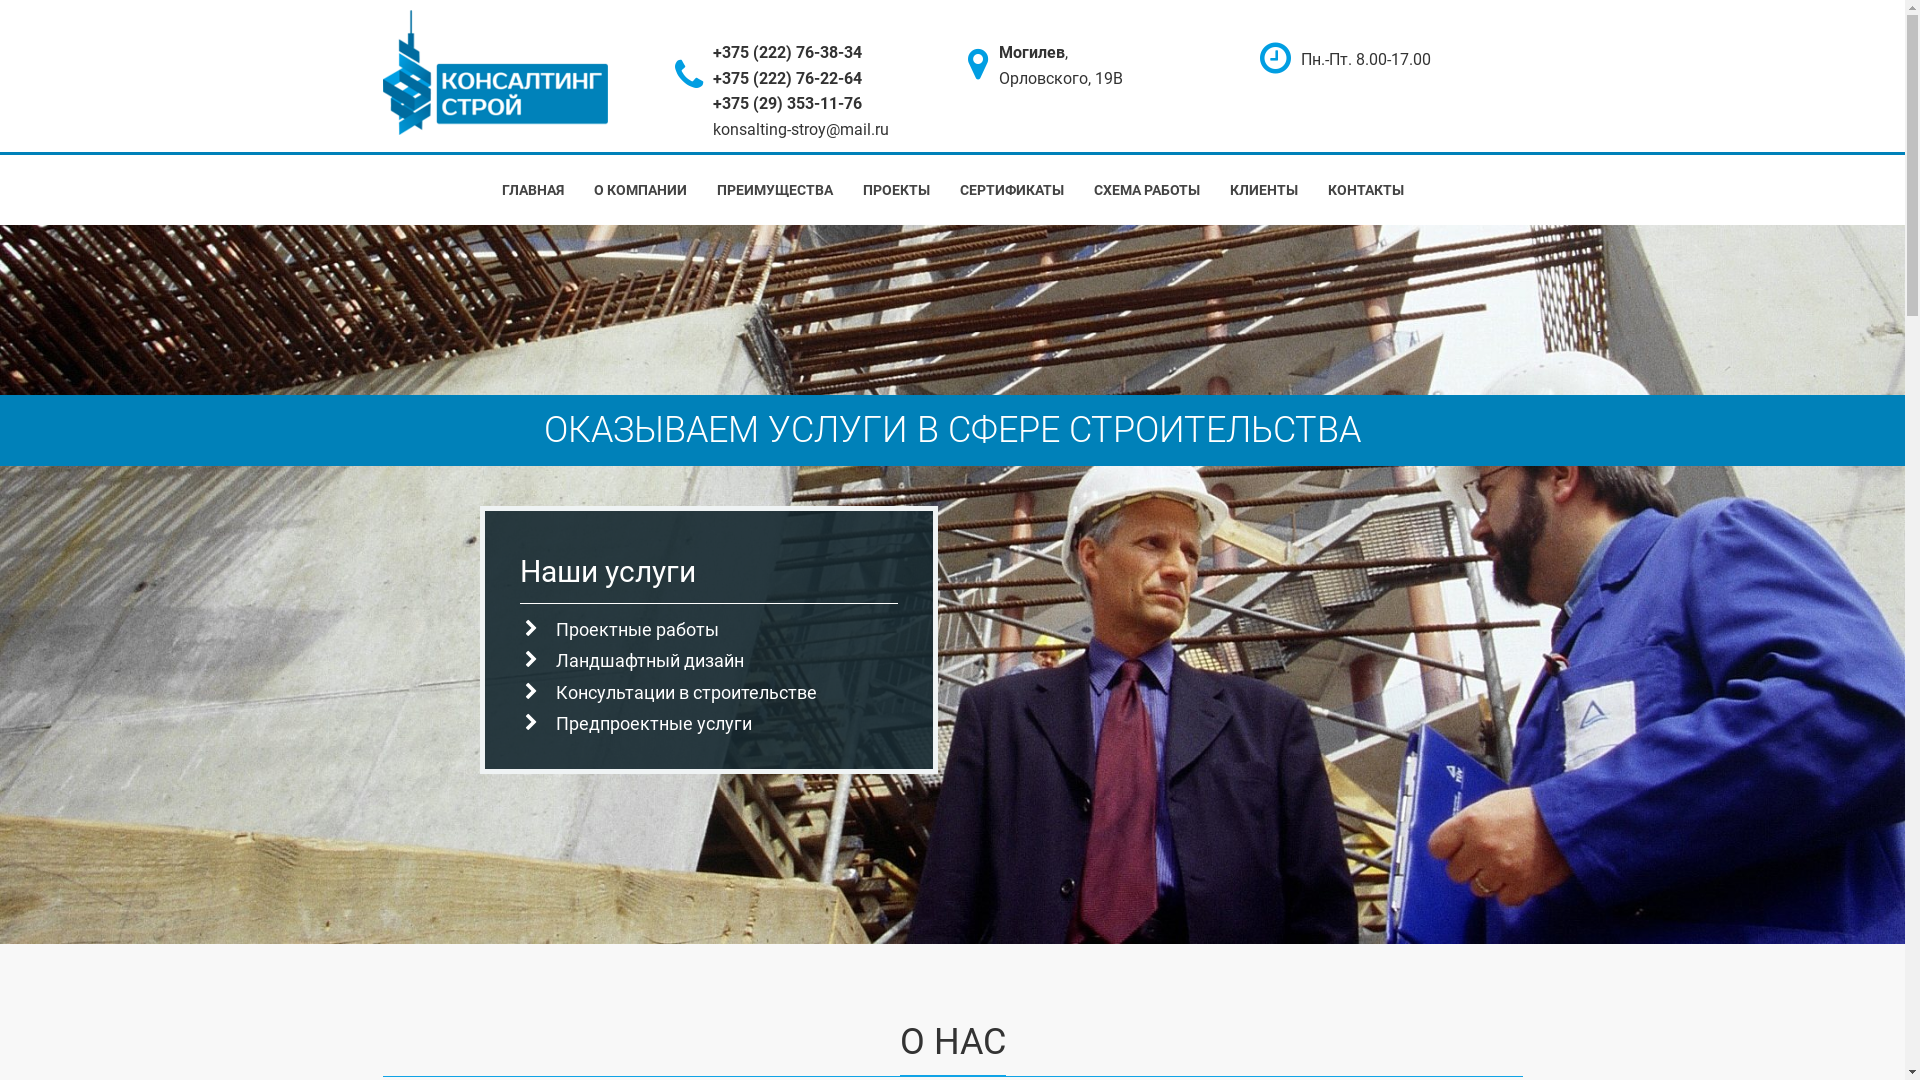  I want to click on '+375 (222) 76-38-34', so click(786, 51).